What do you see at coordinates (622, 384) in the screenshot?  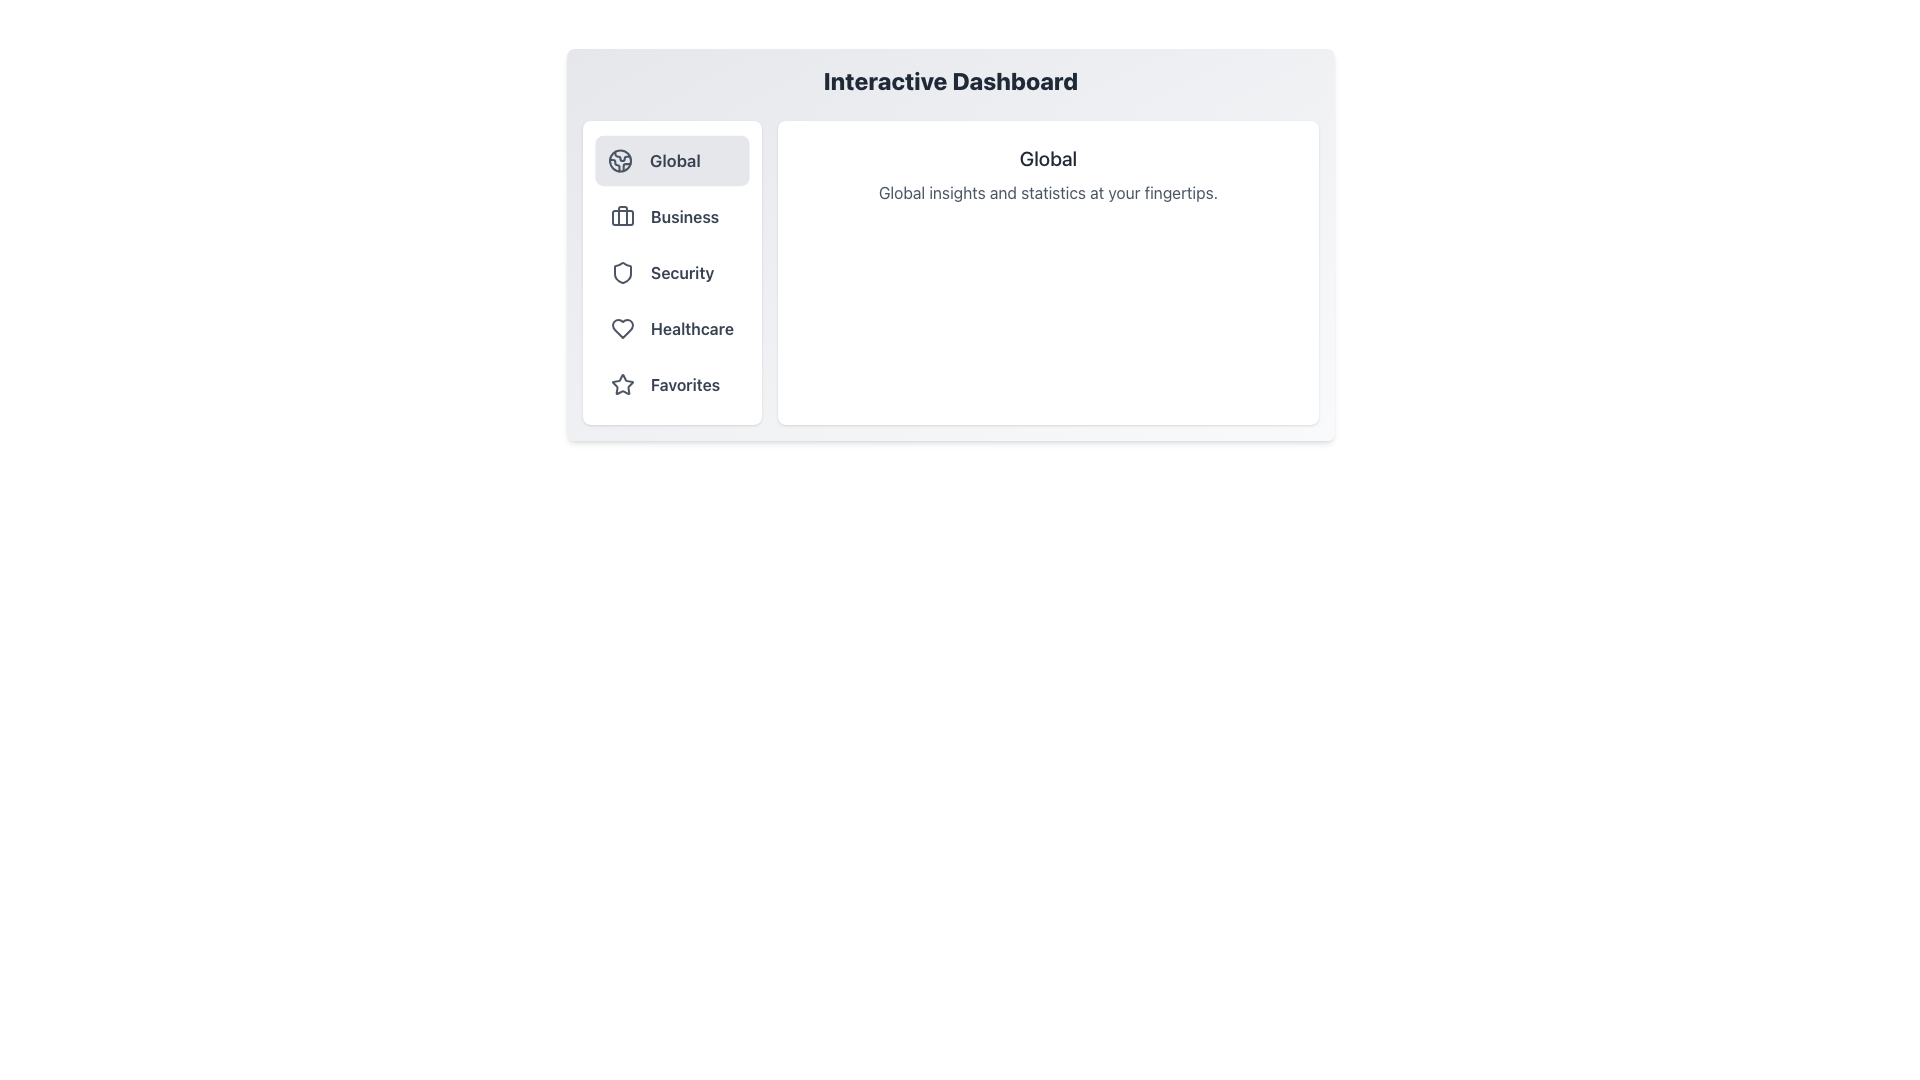 I see `the 'Favorites' icon located in the vertical navigation menu on the left sidebar, which serves as a visual marker for the 'Favorites' section` at bounding box center [622, 384].